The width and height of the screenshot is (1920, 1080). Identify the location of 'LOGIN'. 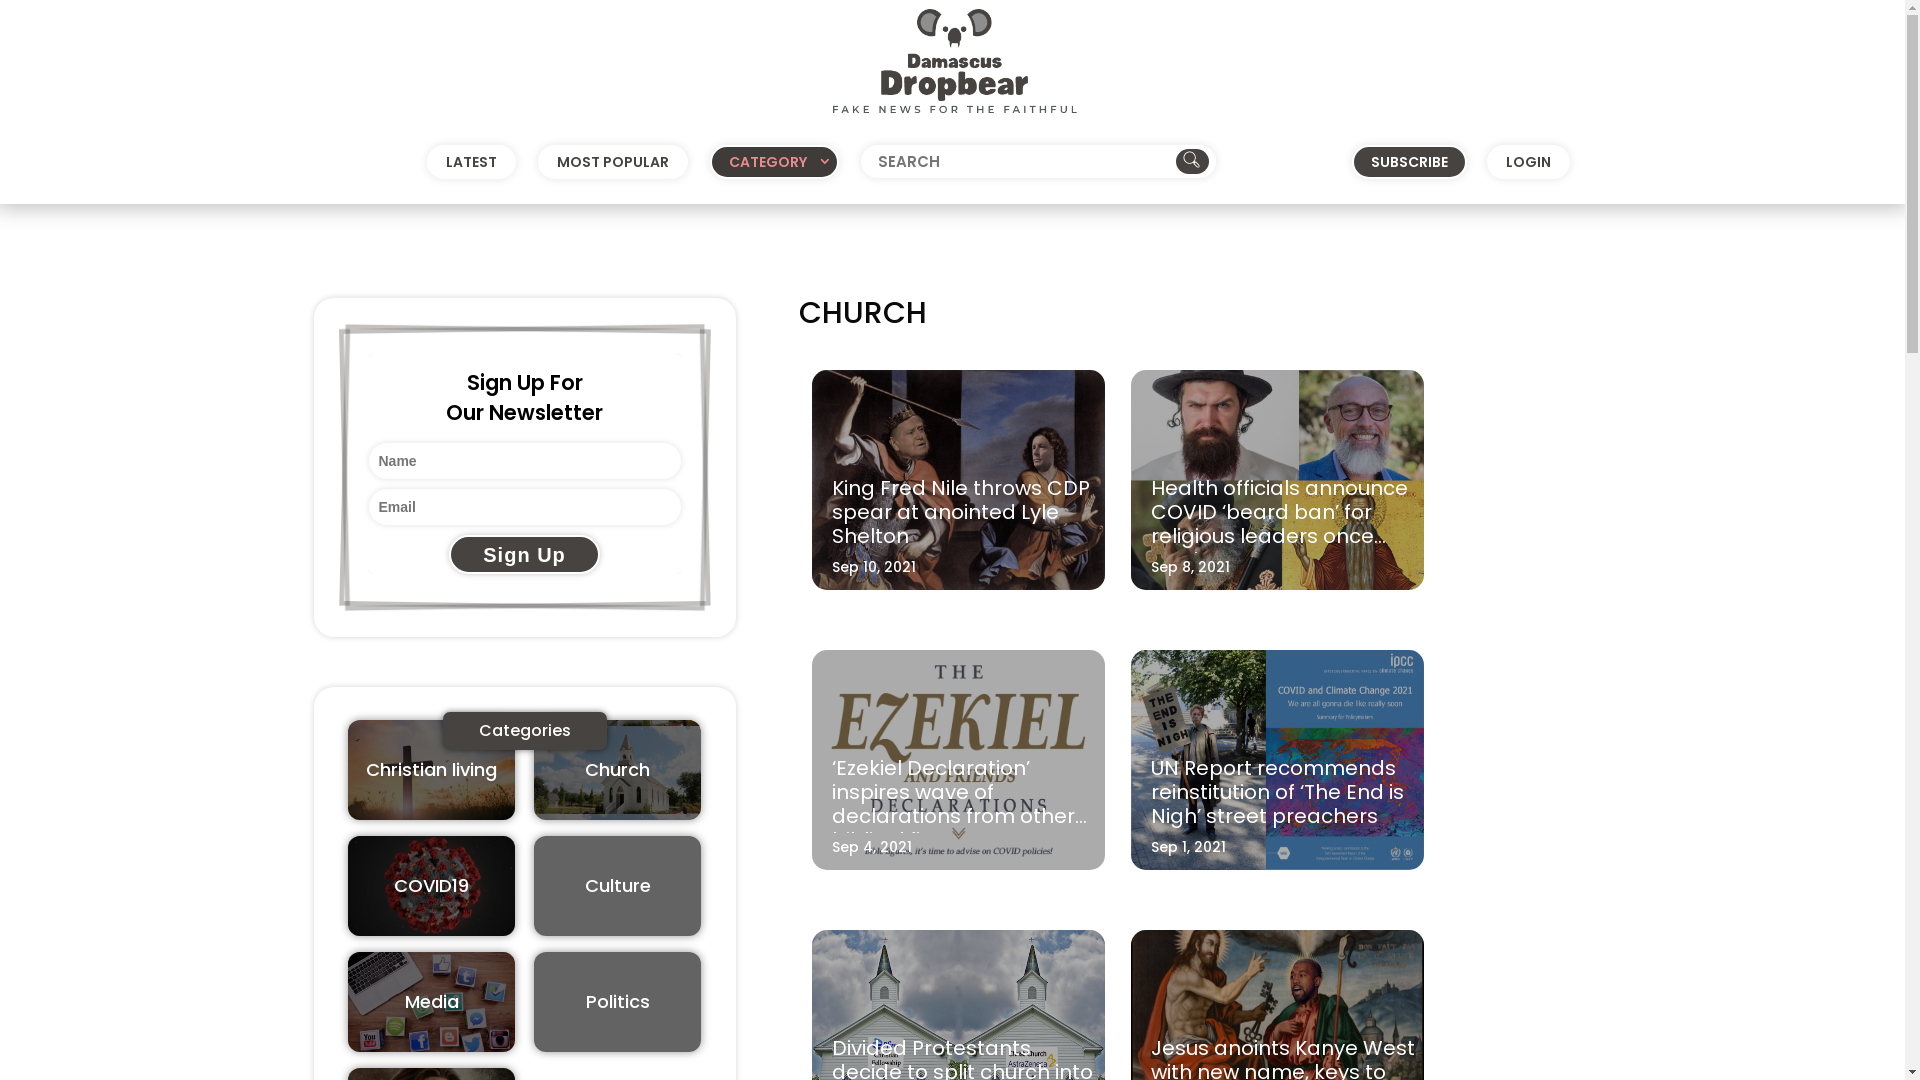
(1526, 161).